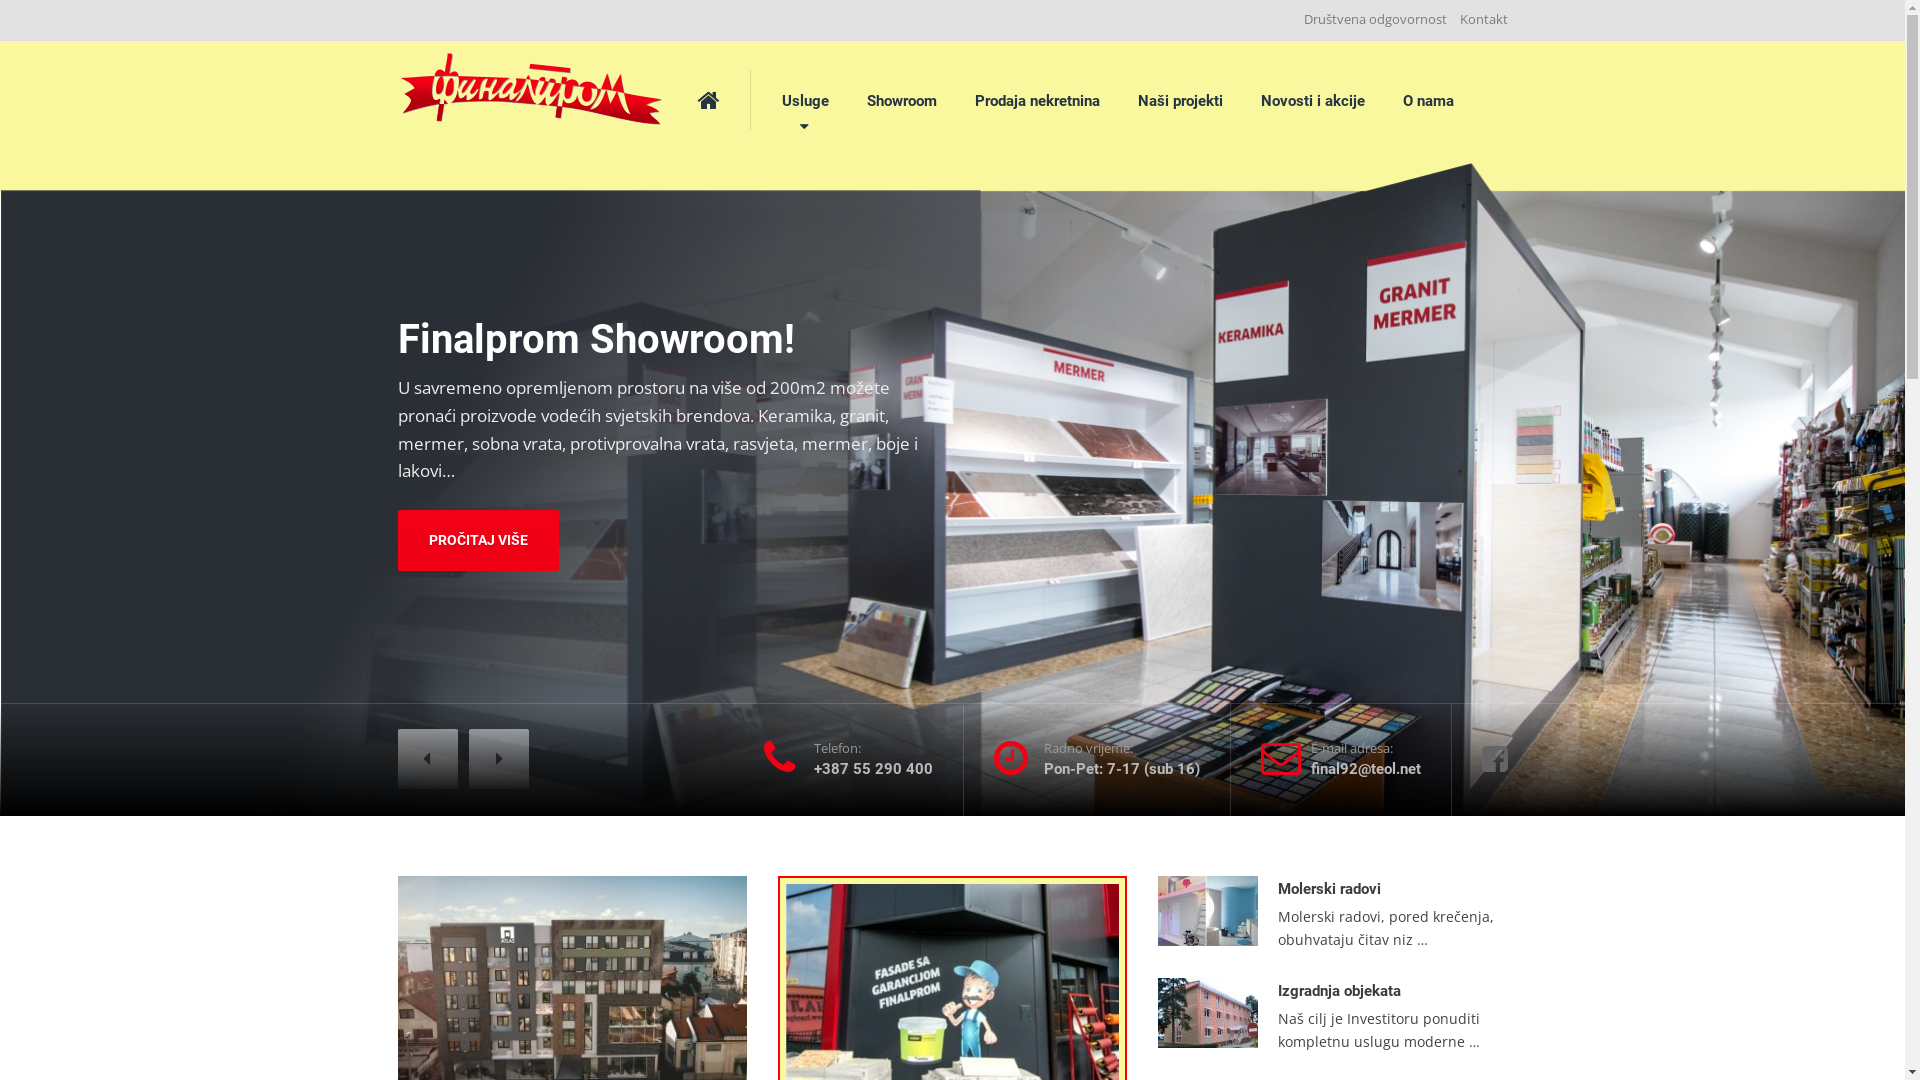 Image resolution: width=1920 pixels, height=1080 pixels. Describe the element at coordinates (1313, 100) in the screenshot. I see `'Novosti i akcije'` at that location.